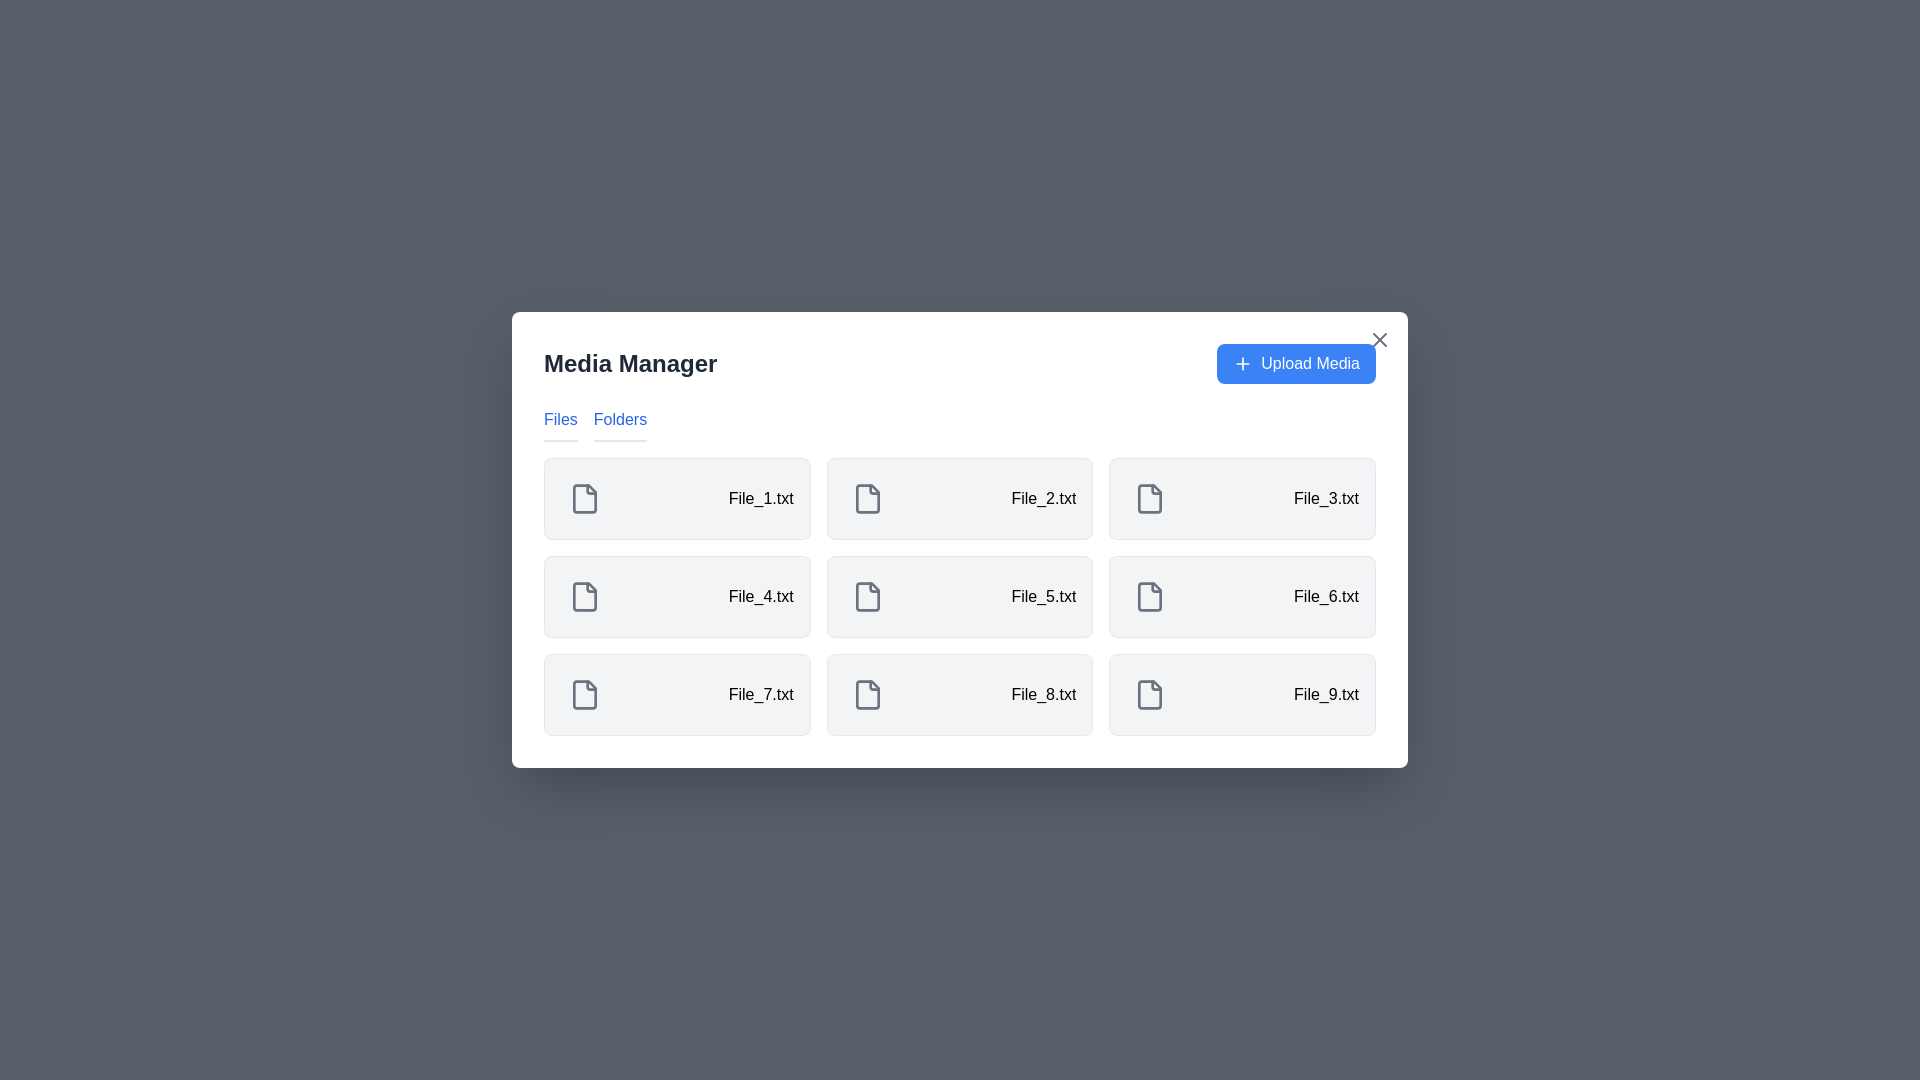  I want to click on the cross icon styled as an 'X' located at the top-right corner of the interface, near the 'Upload Media' button, so click(1379, 338).